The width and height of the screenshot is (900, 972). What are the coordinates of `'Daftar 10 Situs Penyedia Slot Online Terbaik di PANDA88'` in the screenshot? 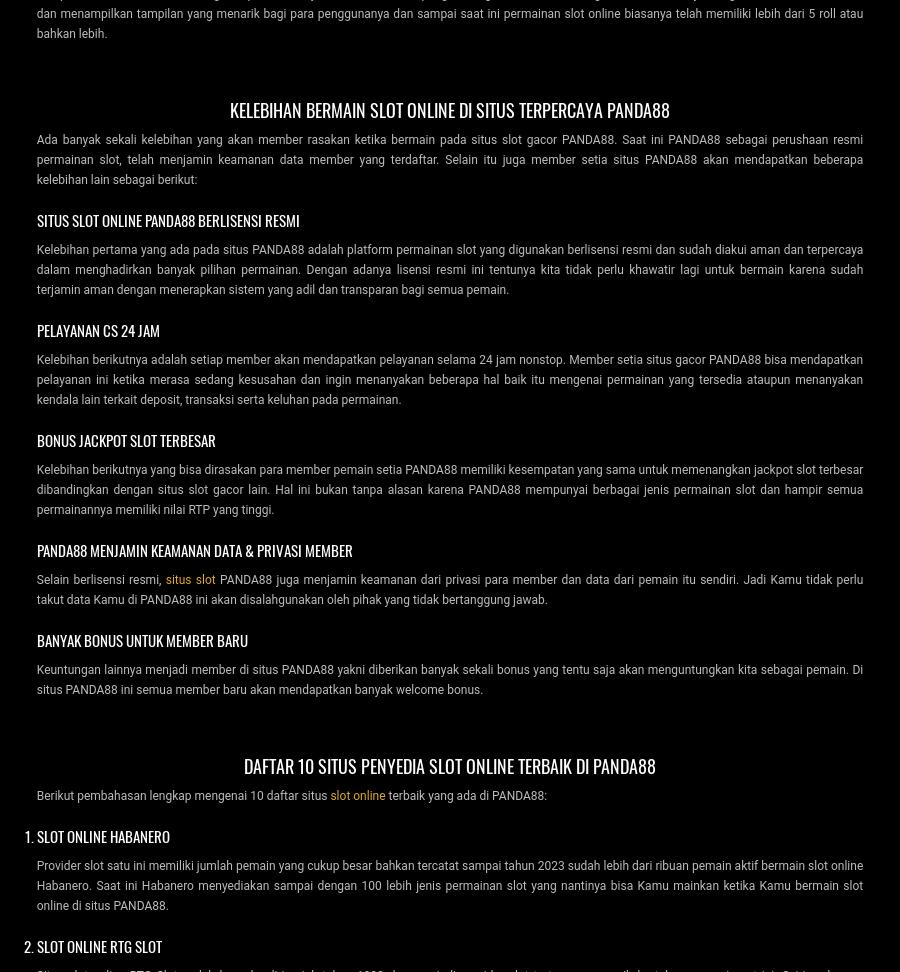 It's located at (242, 764).